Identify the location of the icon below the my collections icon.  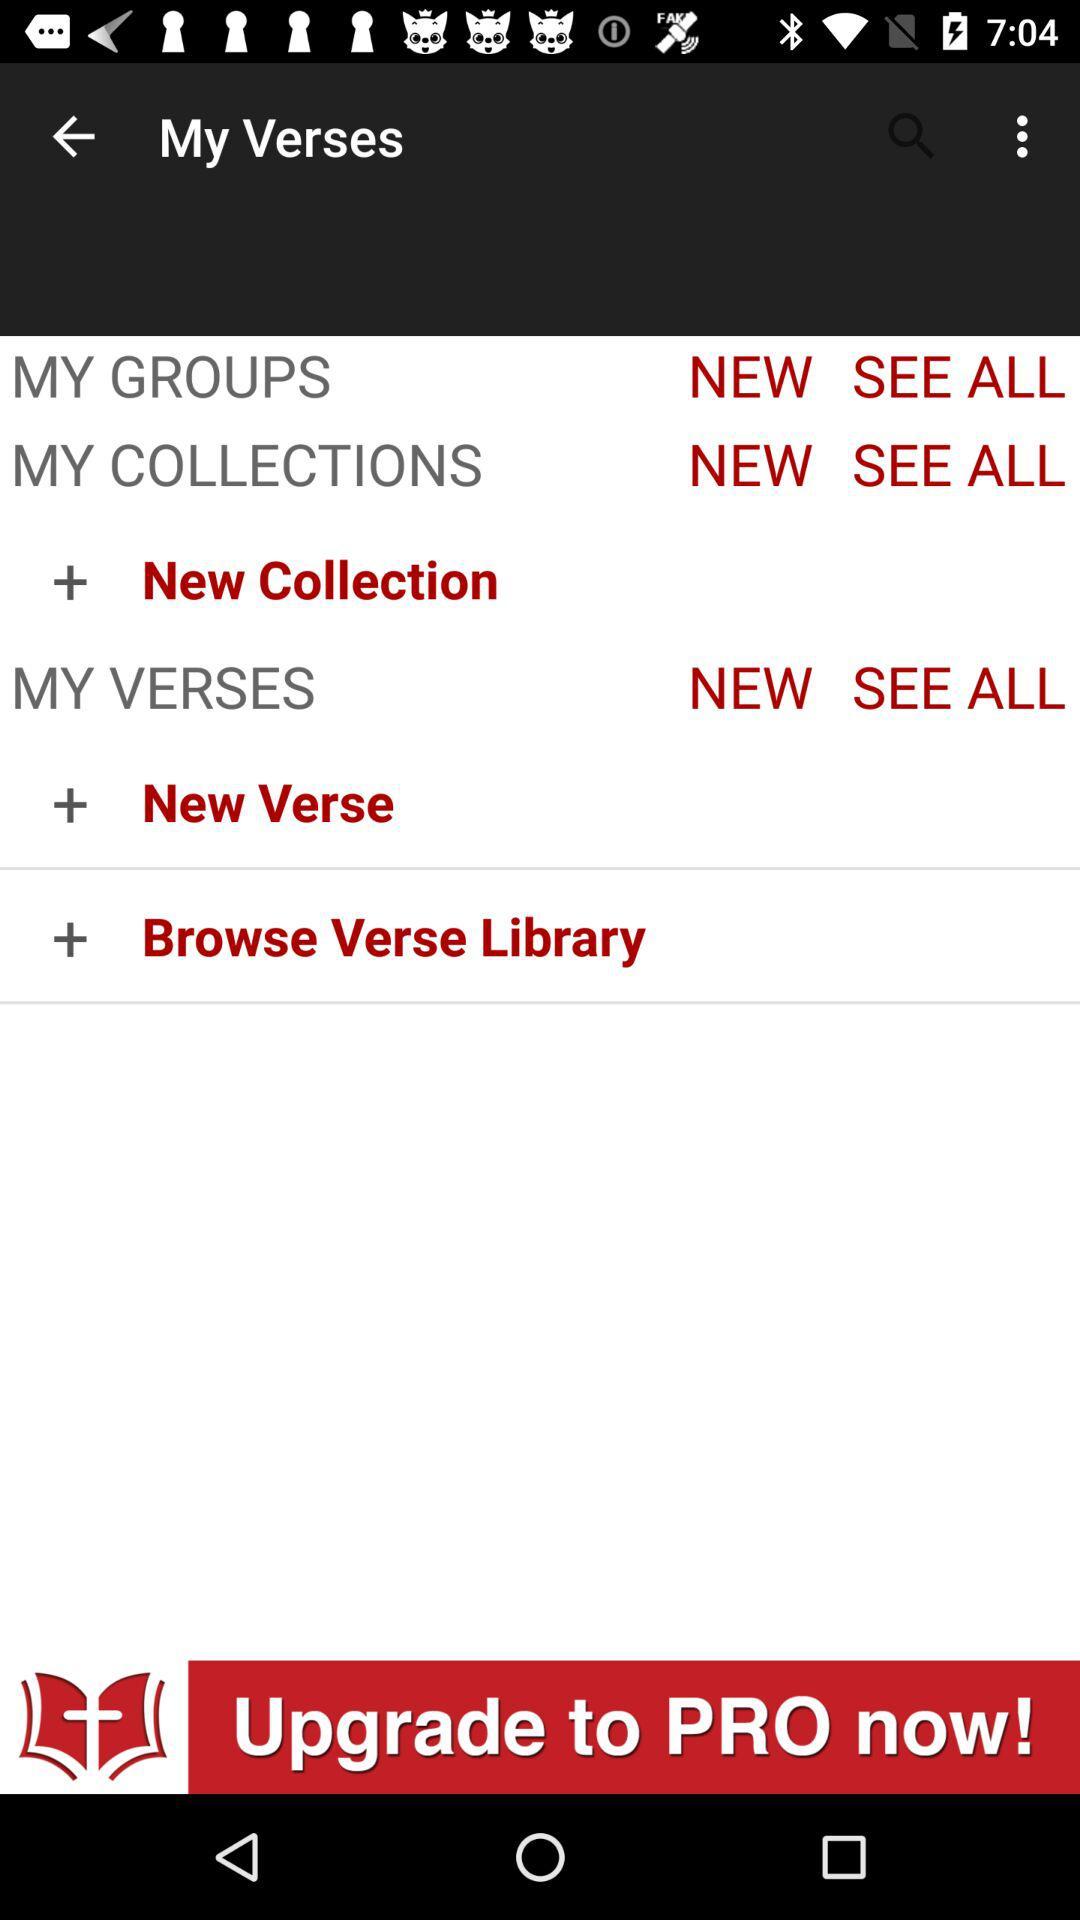
(609, 577).